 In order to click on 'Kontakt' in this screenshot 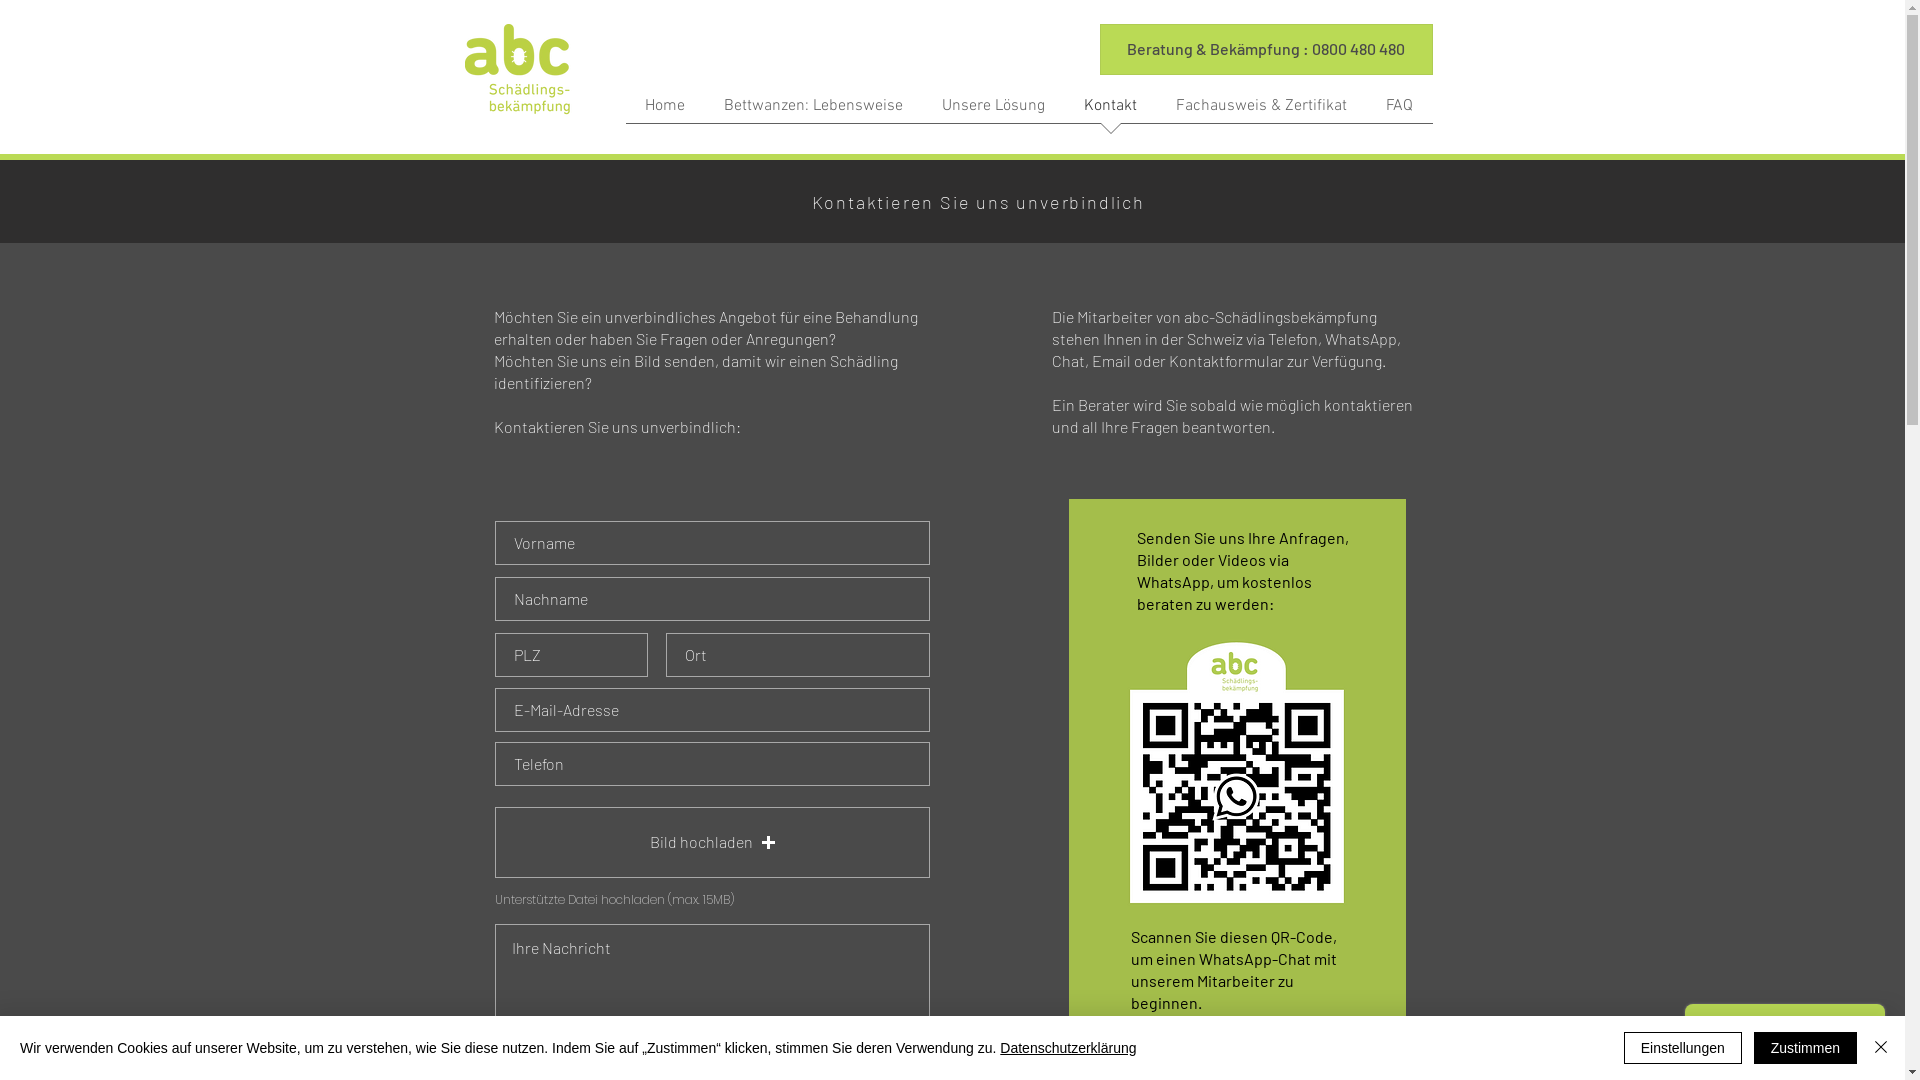, I will do `click(1108, 112)`.